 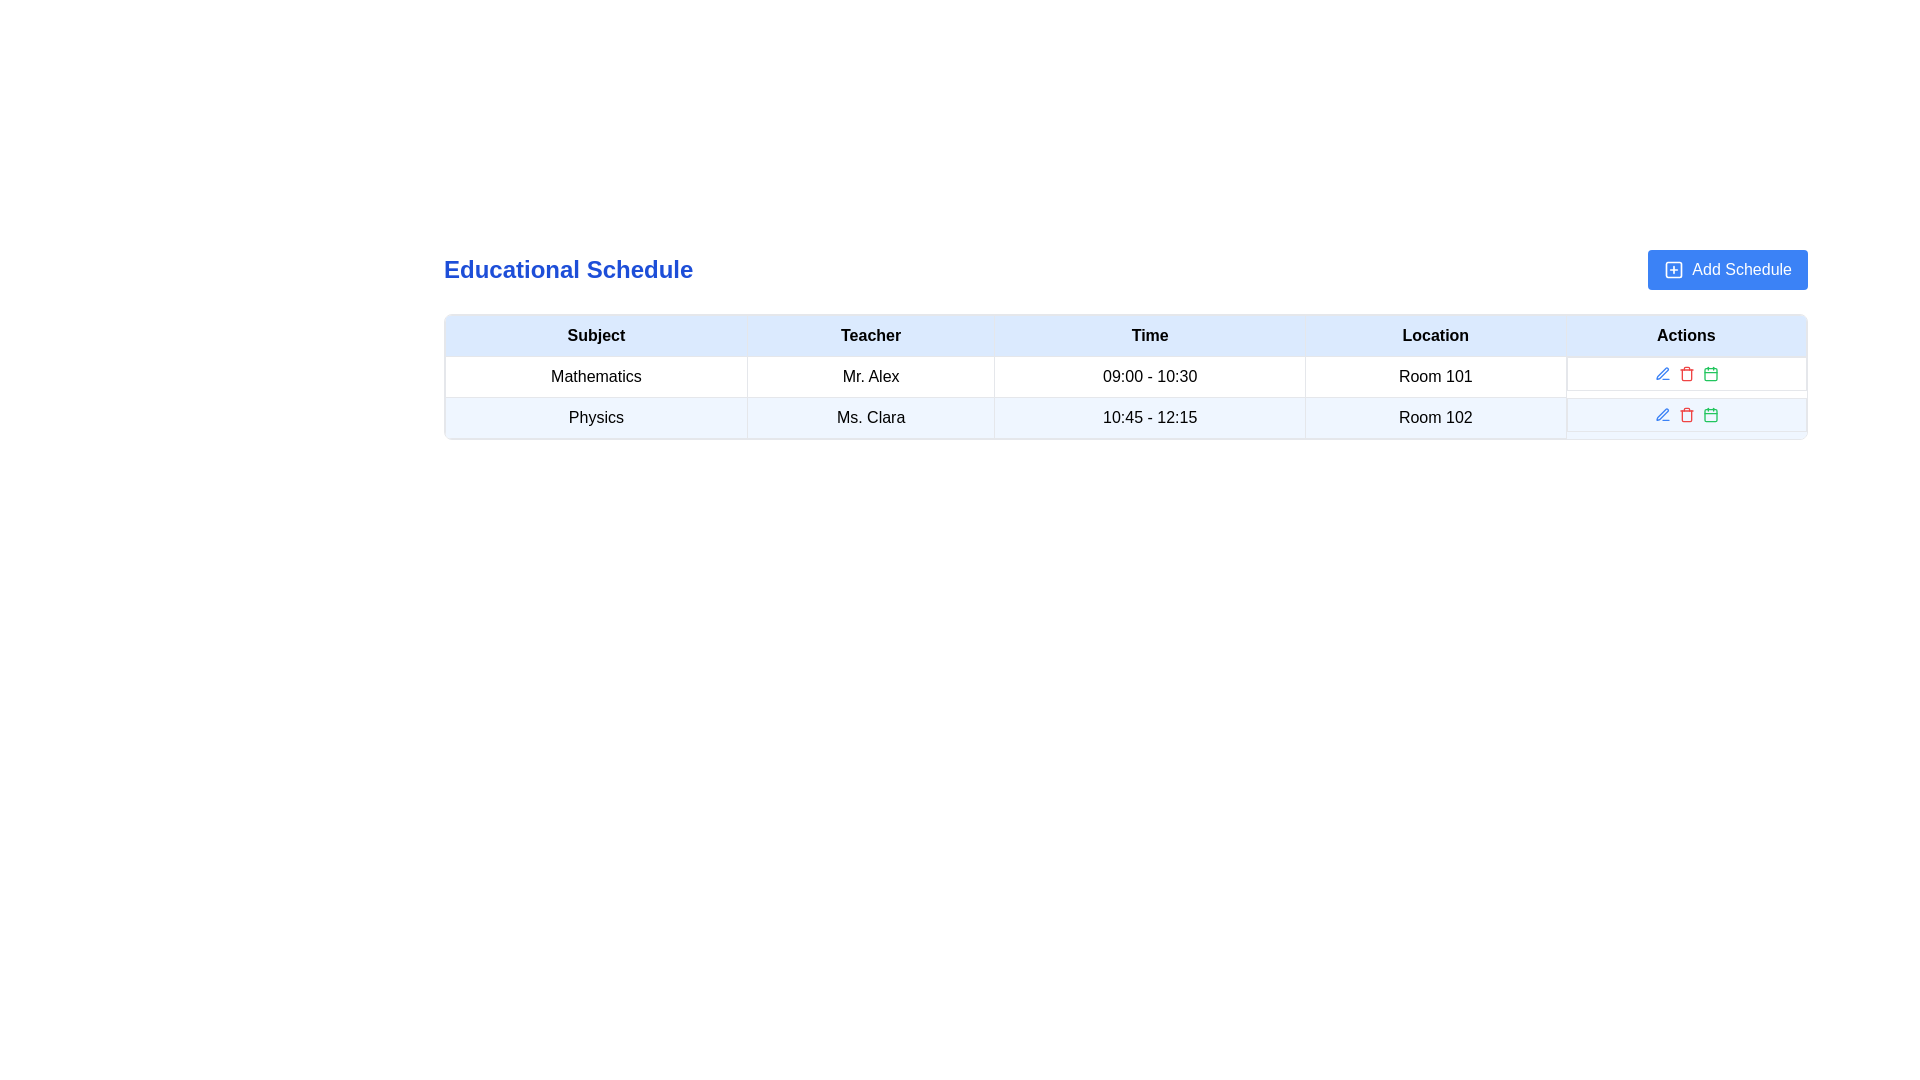 What do you see at coordinates (1662, 413) in the screenshot?
I see `the stylized pen icon used for editing actions in the 'Actions' column of the Mathematics row in the table` at bounding box center [1662, 413].